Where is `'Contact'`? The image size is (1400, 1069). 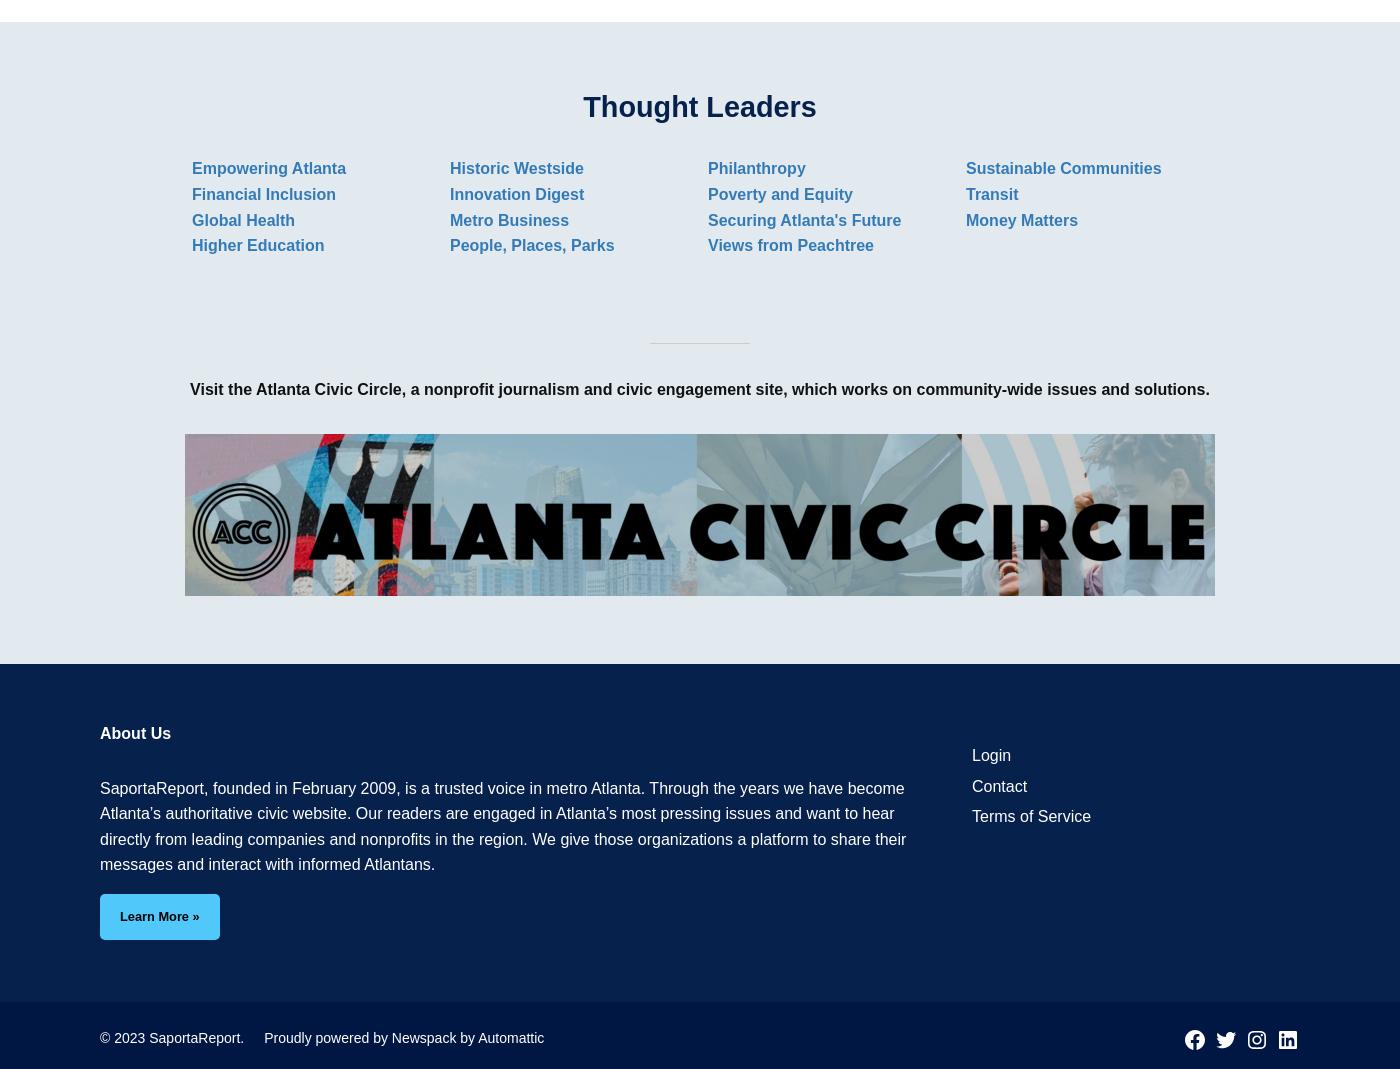 'Contact' is located at coordinates (998, 785).